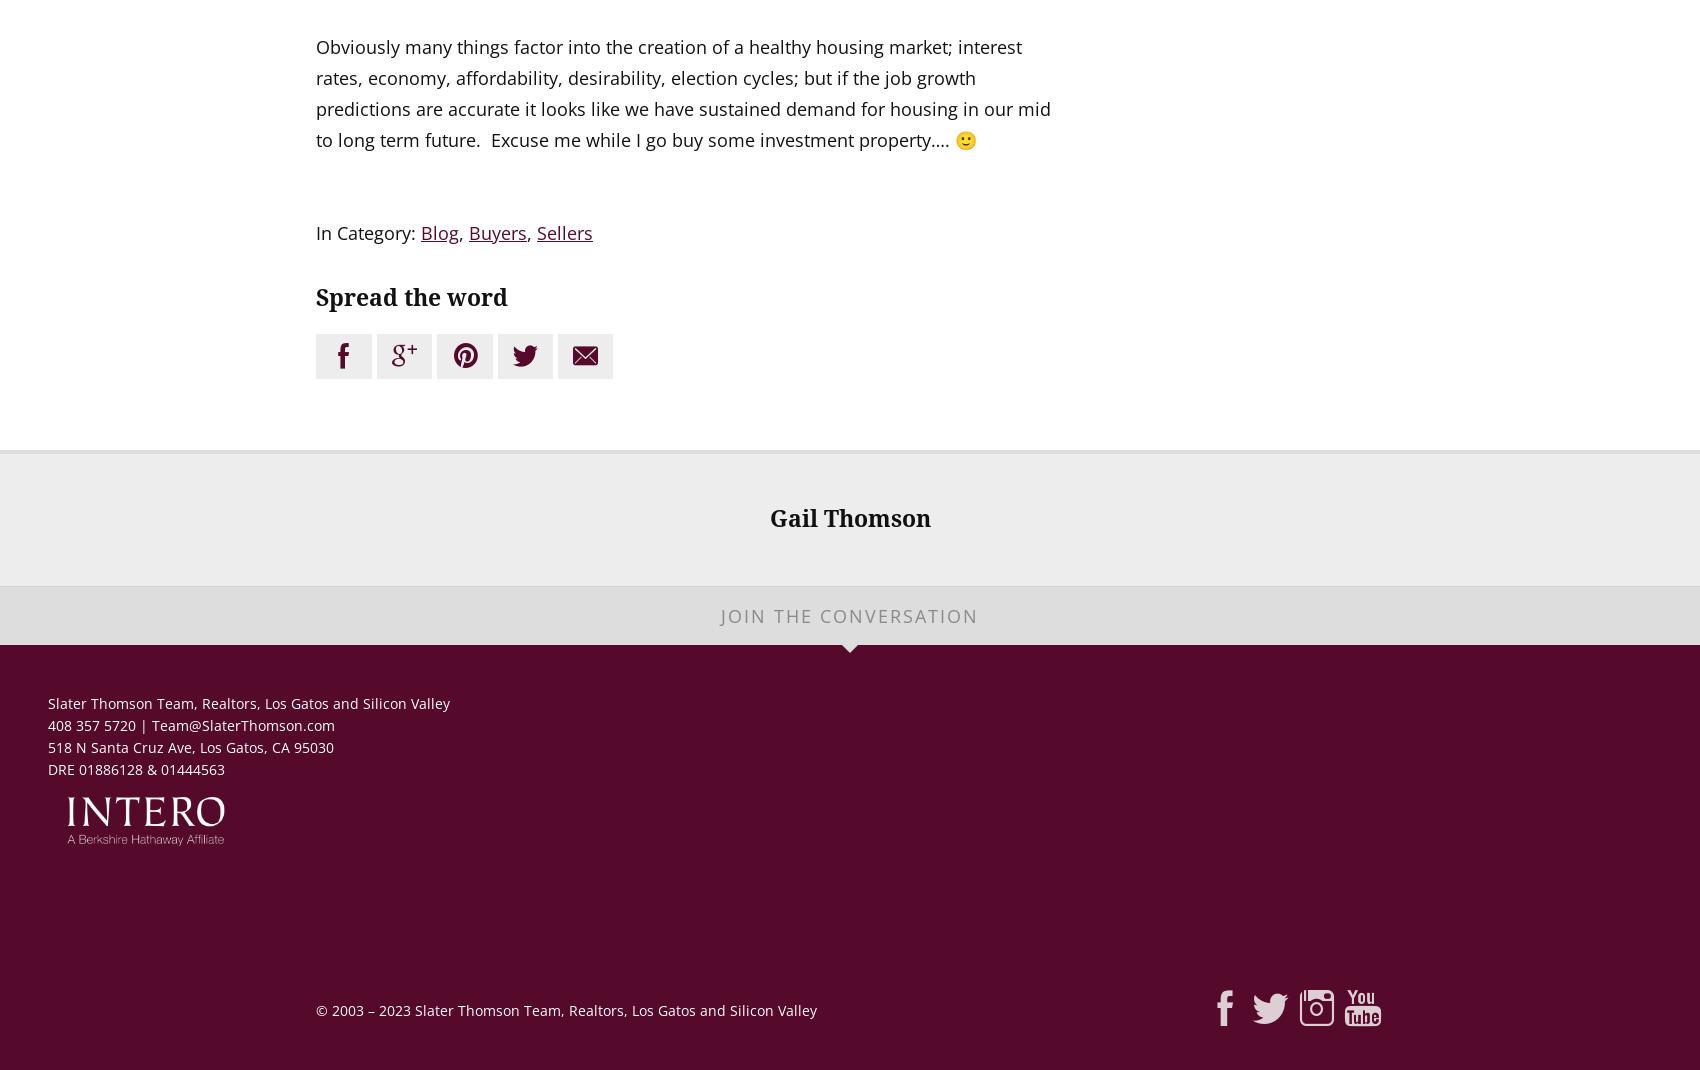  I want to click on 'Spread the word', so click(411, 298).